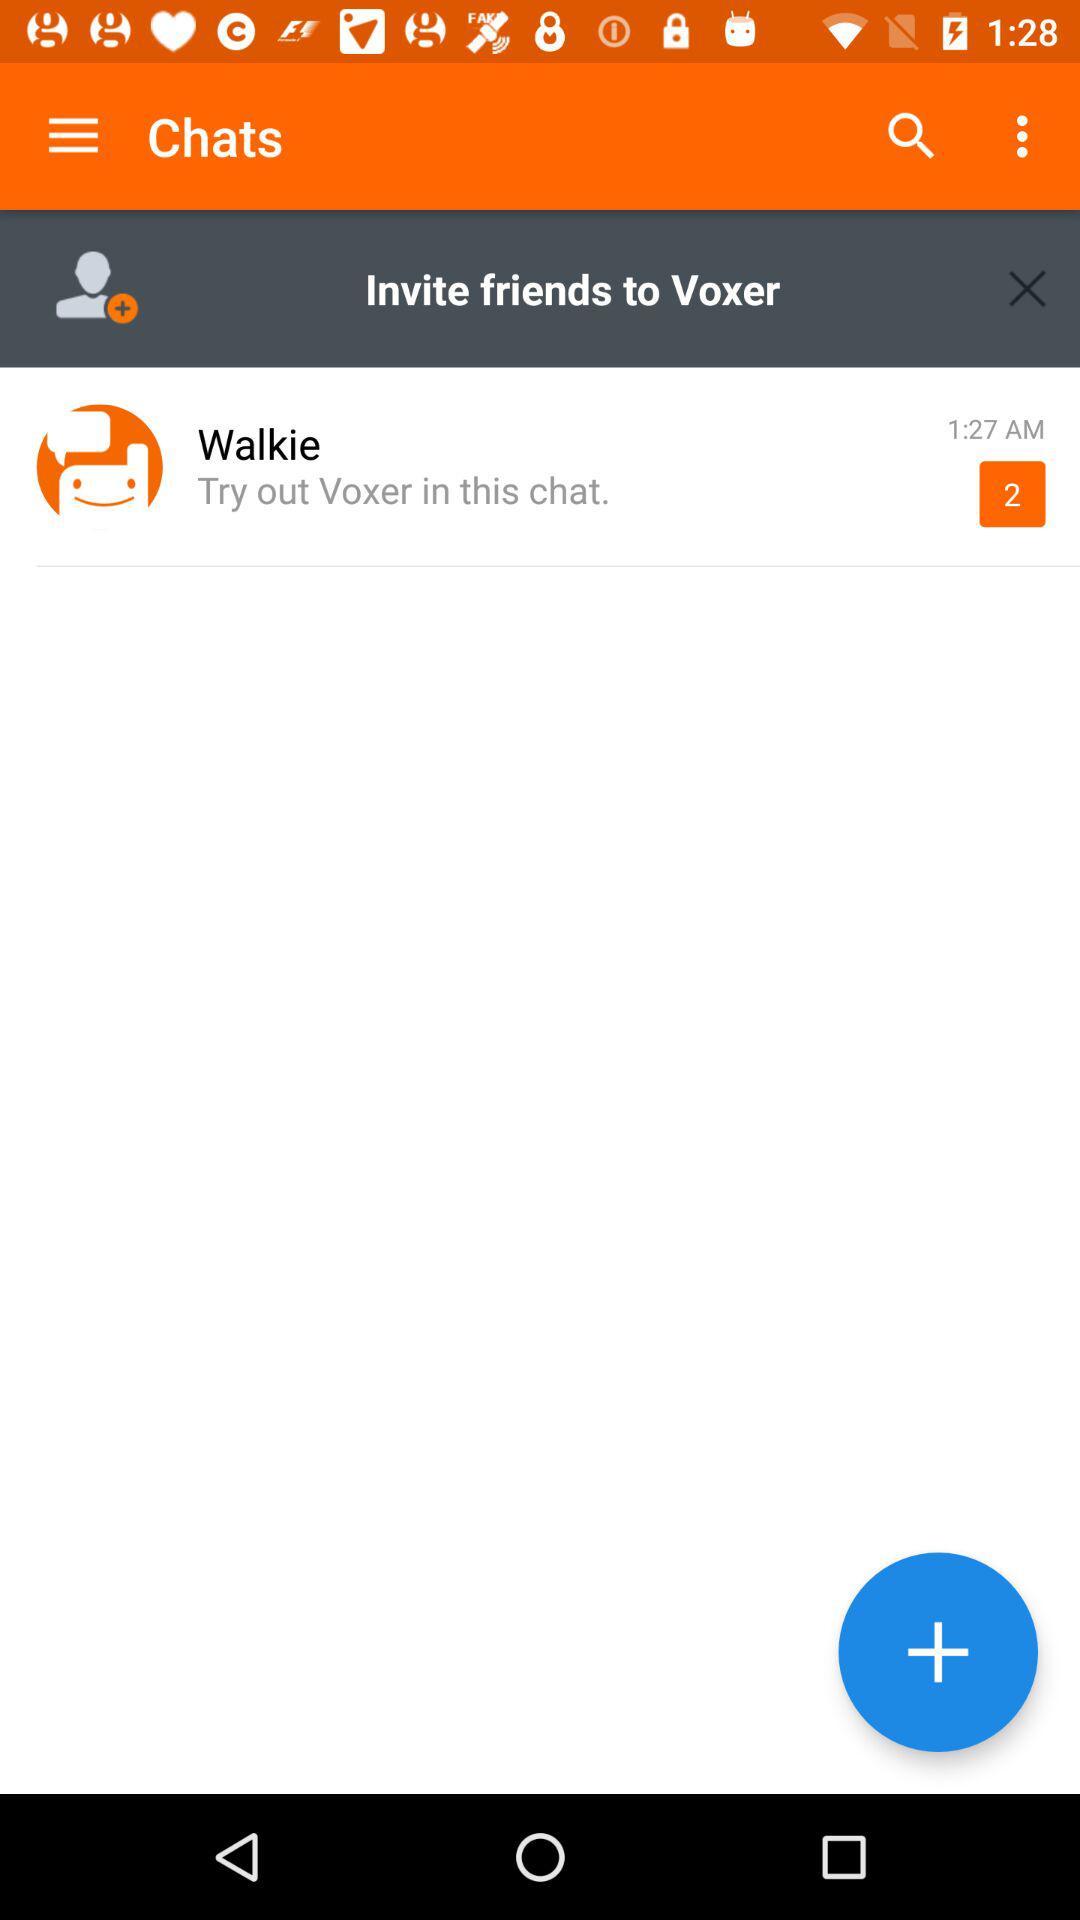  I want to click on box top right corner, so click(1027, 287).